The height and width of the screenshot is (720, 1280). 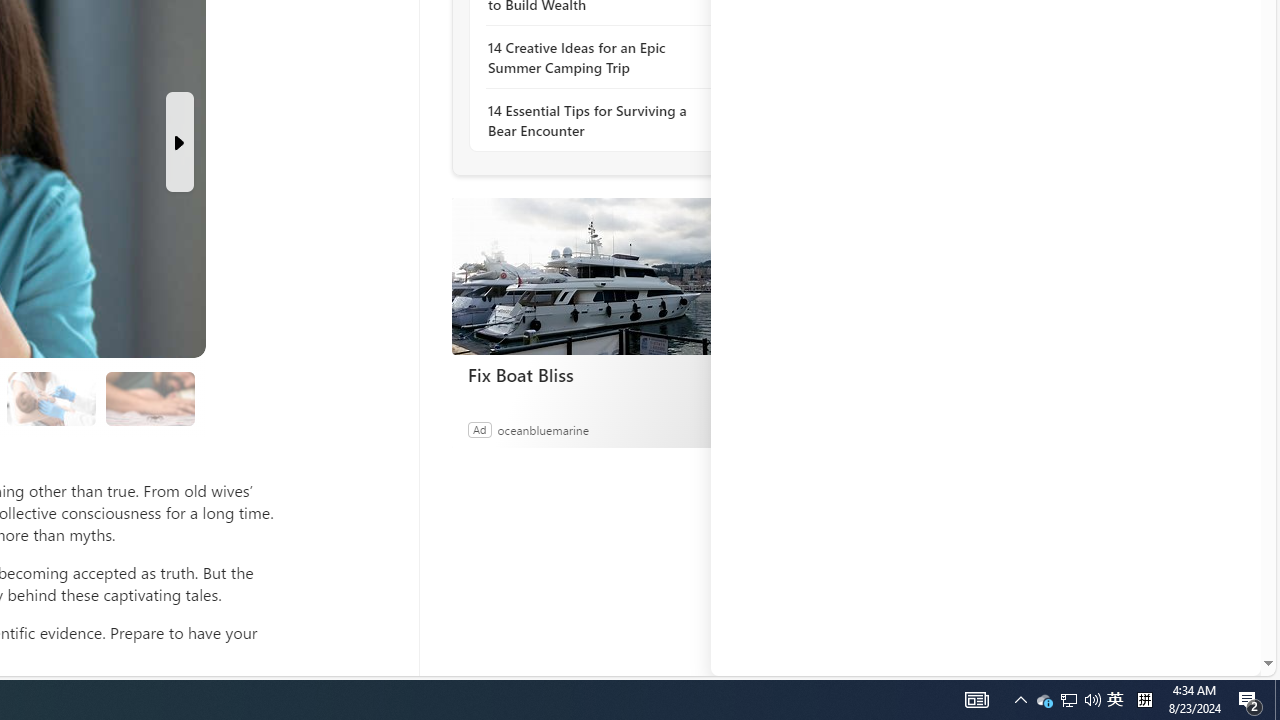 What do you see at coordinates (51, 399) in the screenshot?
I see `'5. Childhood Was High-Risk'` at bounding box center [51, 399].